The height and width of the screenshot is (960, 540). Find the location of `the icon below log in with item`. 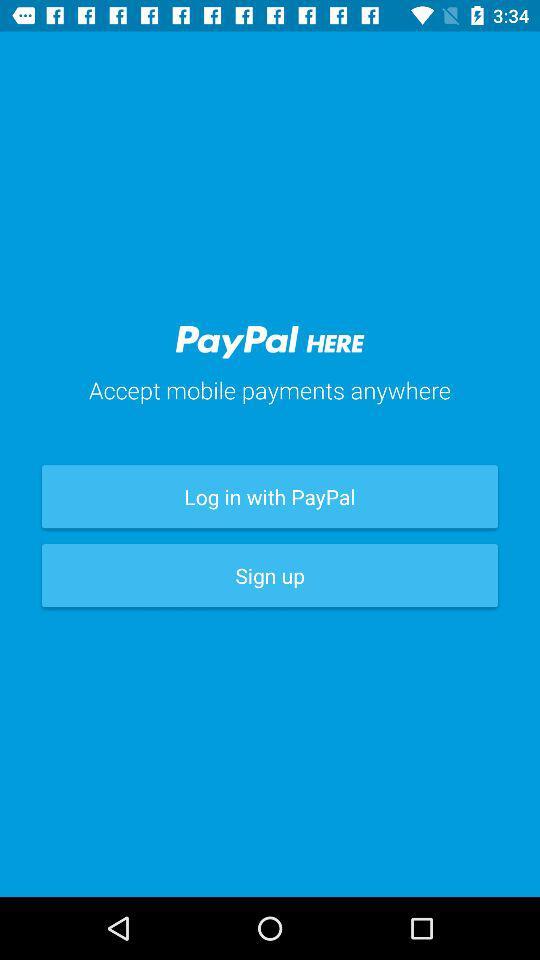

the icon below log in with item is located at coordinates (270, 575).